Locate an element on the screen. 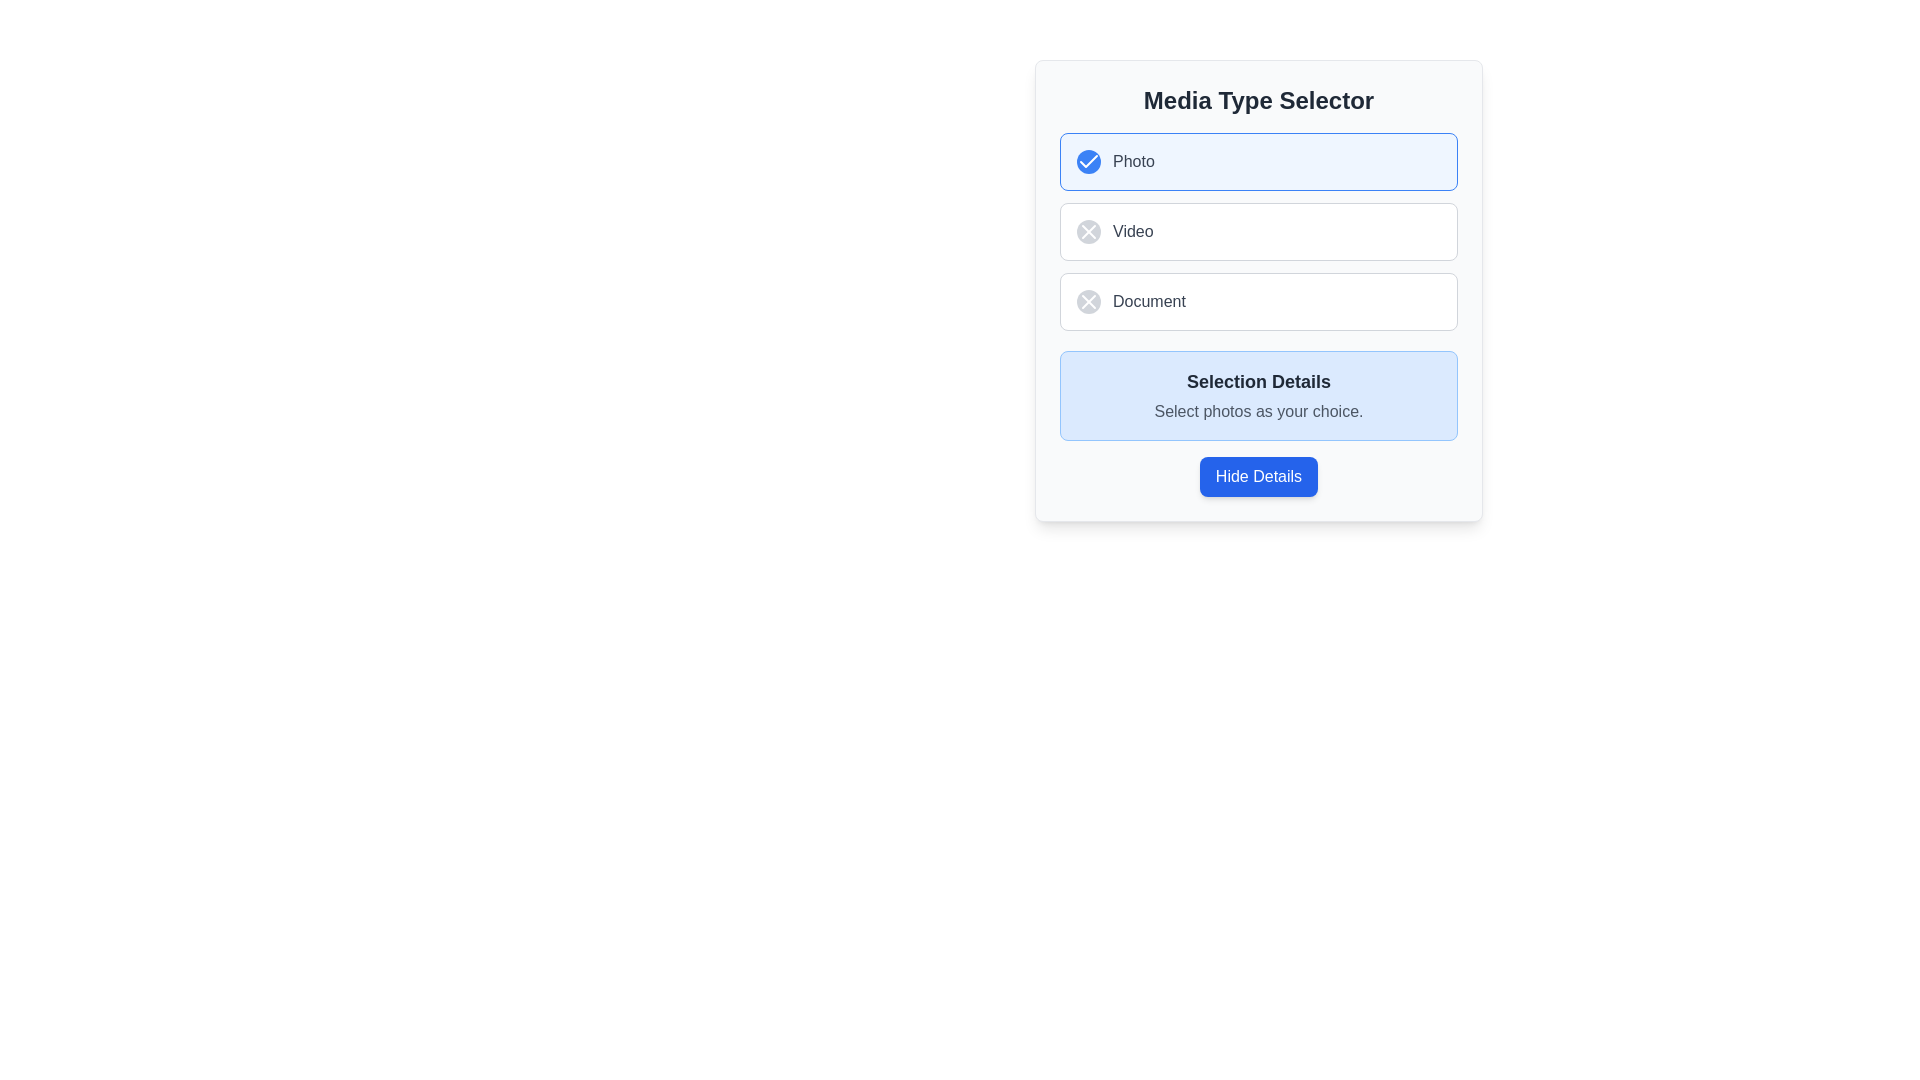 The width and height of the screenshot is (1920, 1080). the X icon, which is a simple graphical representation consisting of two intersecting lines forming a cross, located at the top-right of the 'Video' selection row within the UI is located at coordinates (1088, 230).